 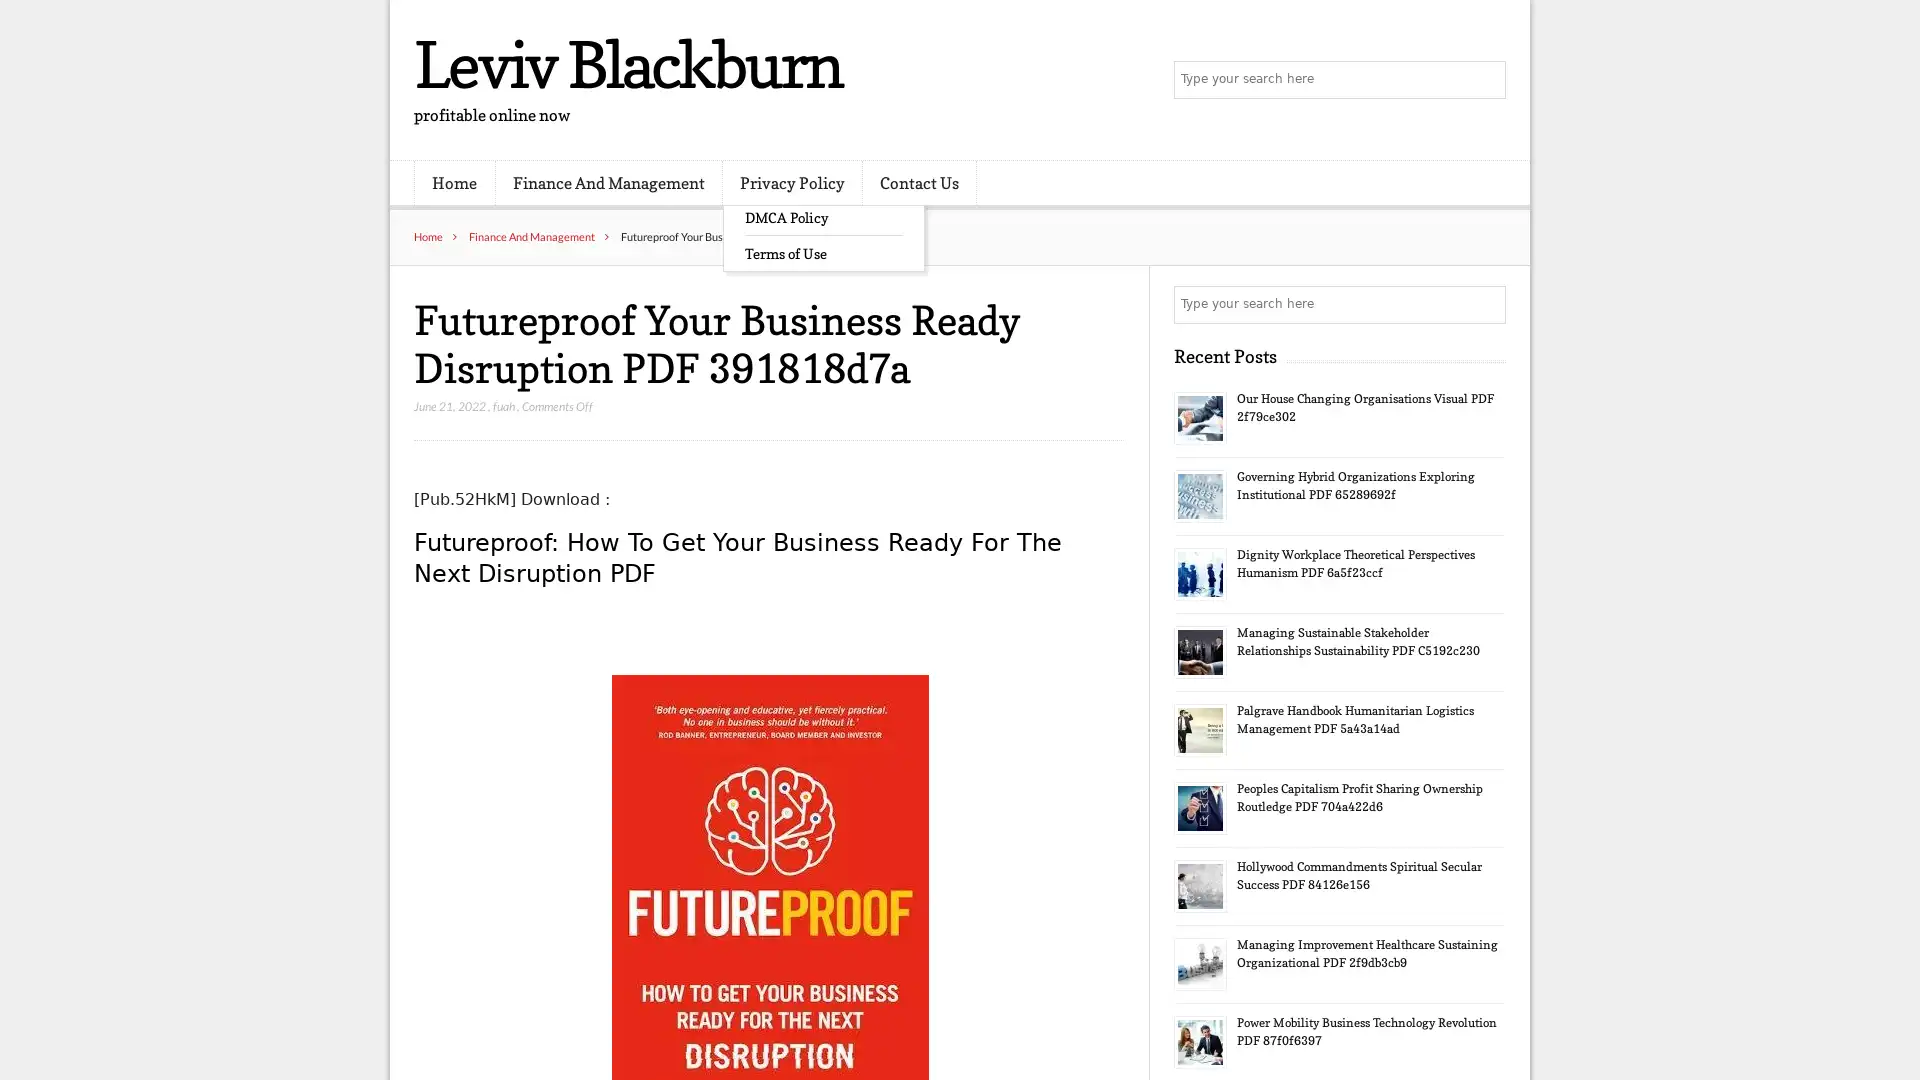 What do you see at coordinates (1485, 304) in the screenshot?
I see `Search` at bounding box center [1485, 304].